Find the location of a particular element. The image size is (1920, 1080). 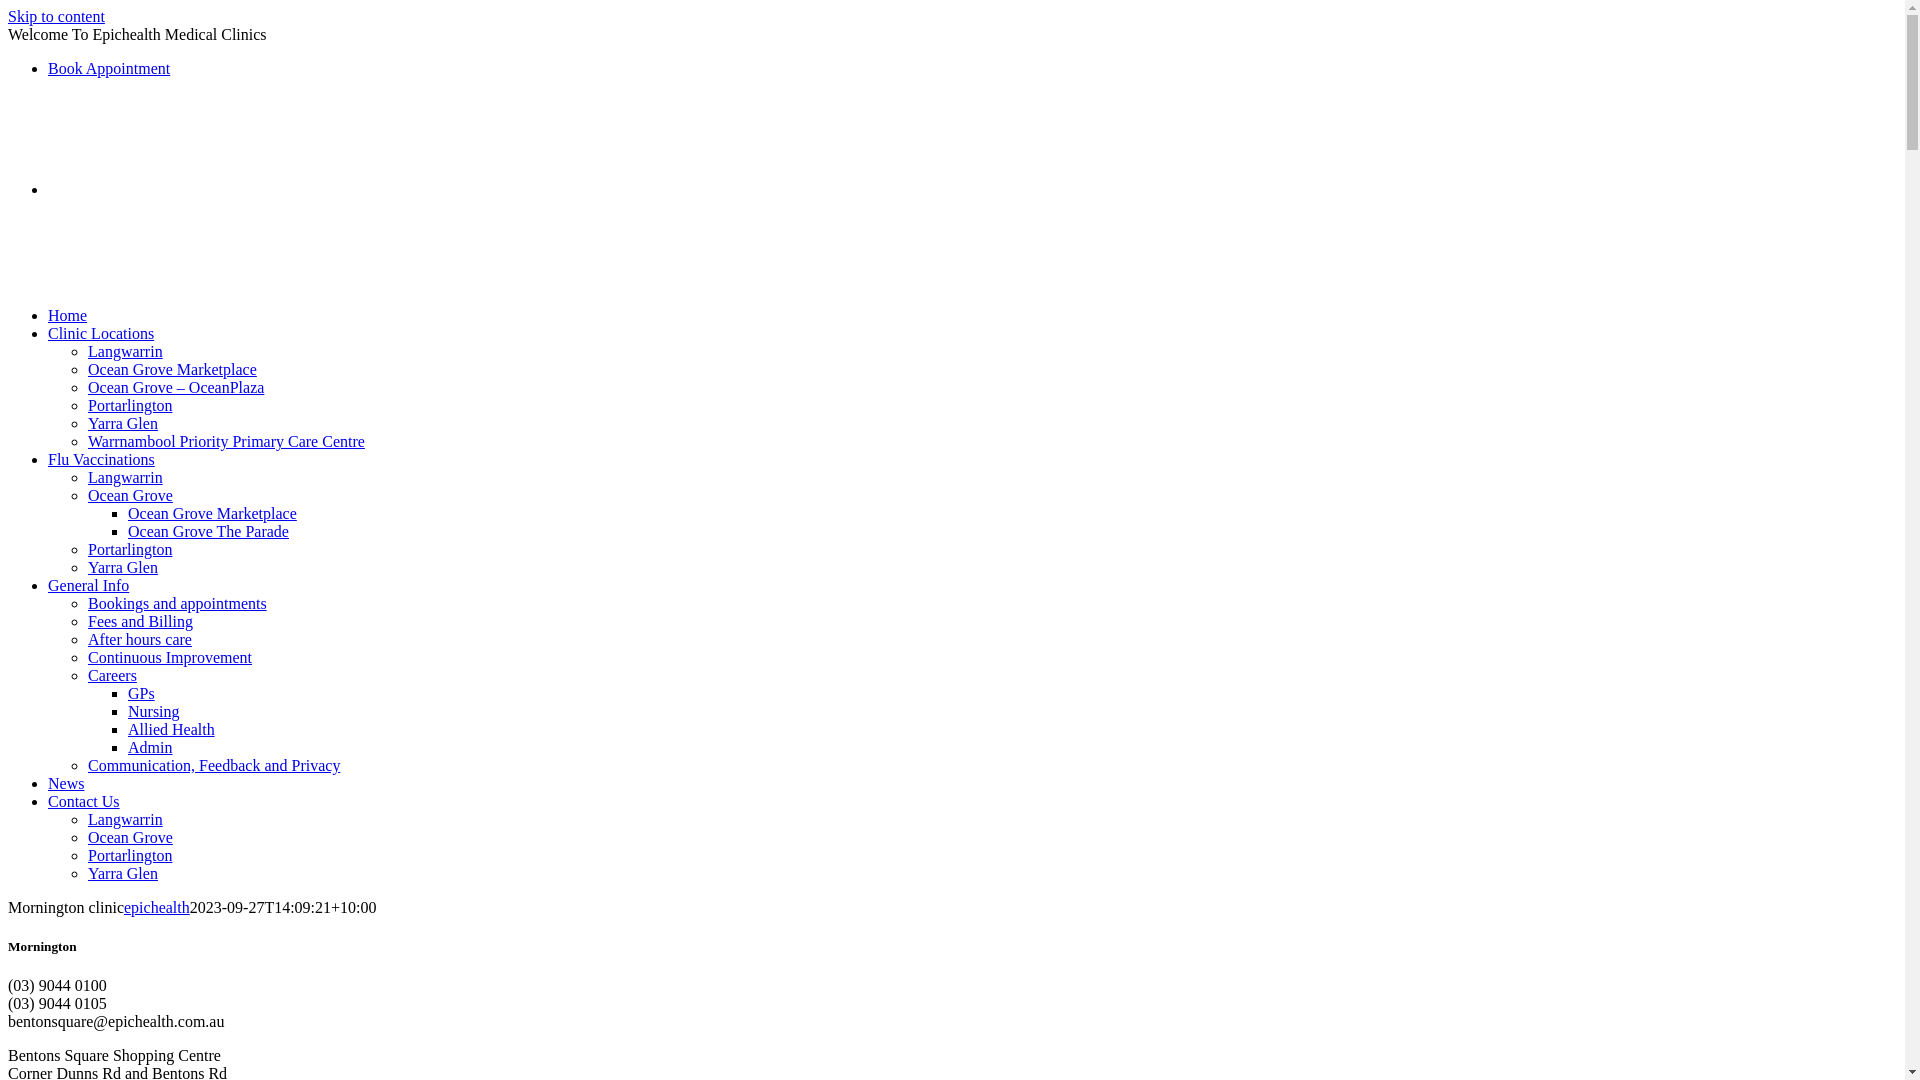

'epichealth' is located at coordinates (156, 907).